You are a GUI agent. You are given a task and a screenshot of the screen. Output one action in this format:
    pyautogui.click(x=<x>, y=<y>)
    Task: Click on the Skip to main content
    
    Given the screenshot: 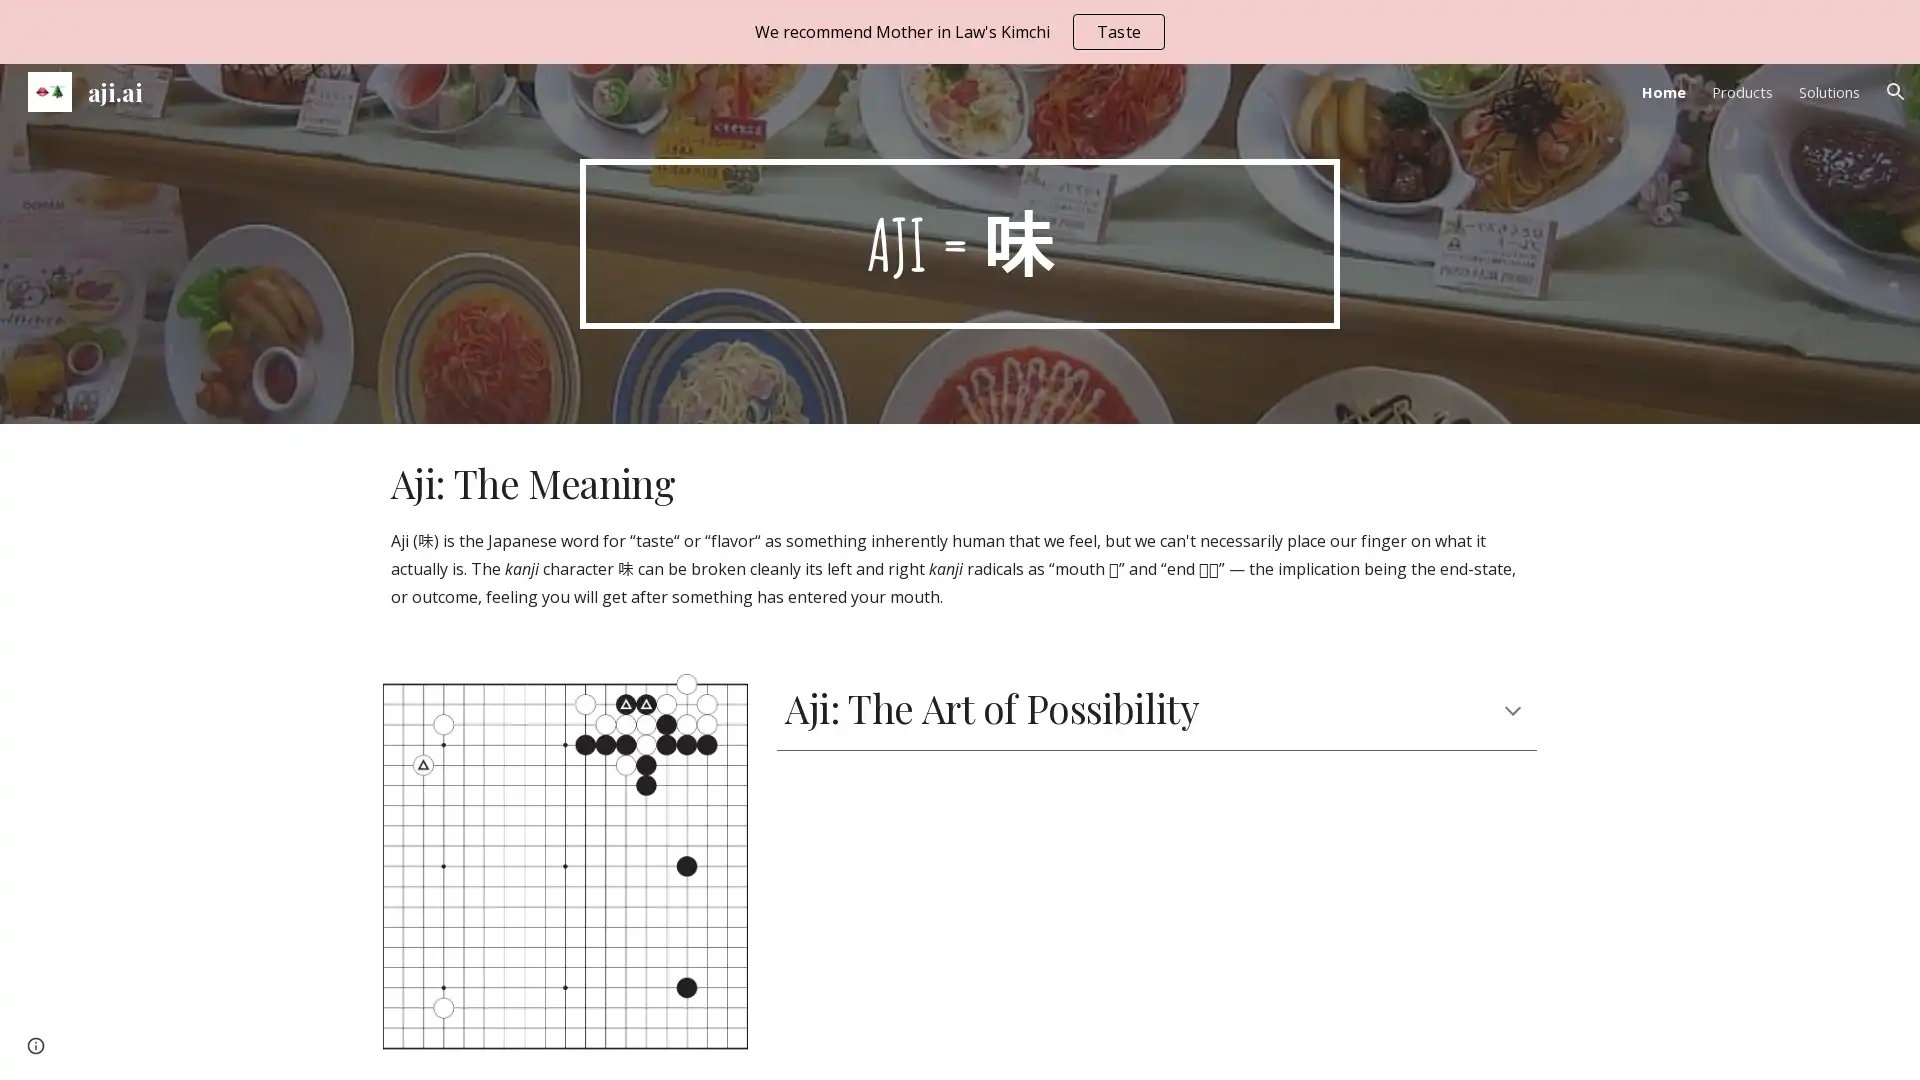 What is the action you would take?
    pyautogui.click(x=787, y=37)
    